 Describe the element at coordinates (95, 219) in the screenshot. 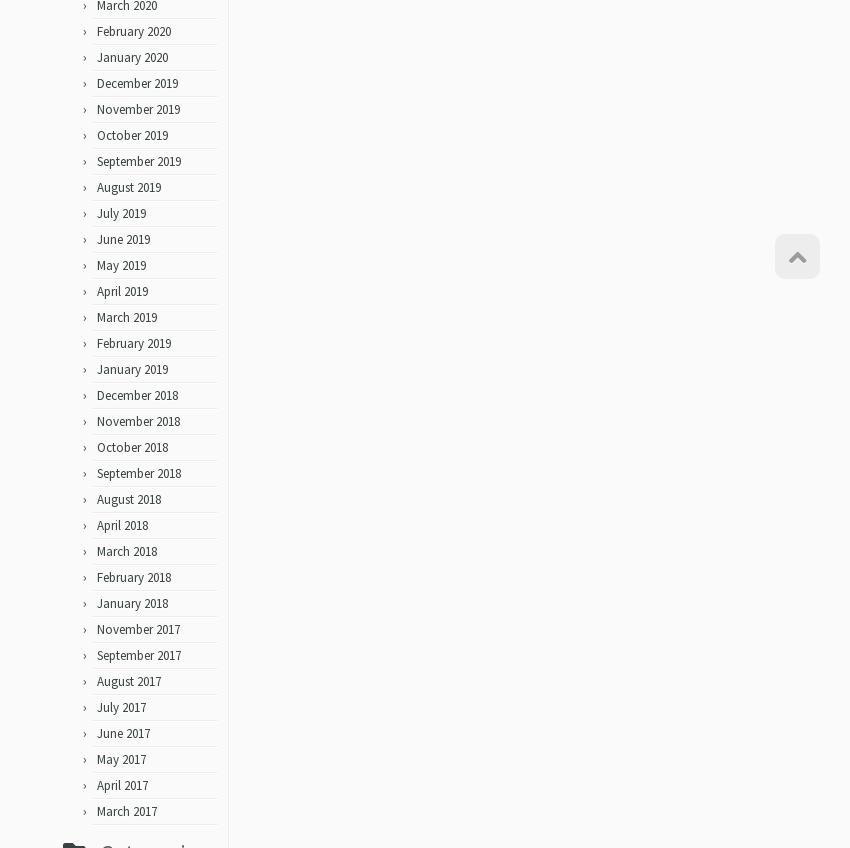

I see `'July 2019'` at that location.